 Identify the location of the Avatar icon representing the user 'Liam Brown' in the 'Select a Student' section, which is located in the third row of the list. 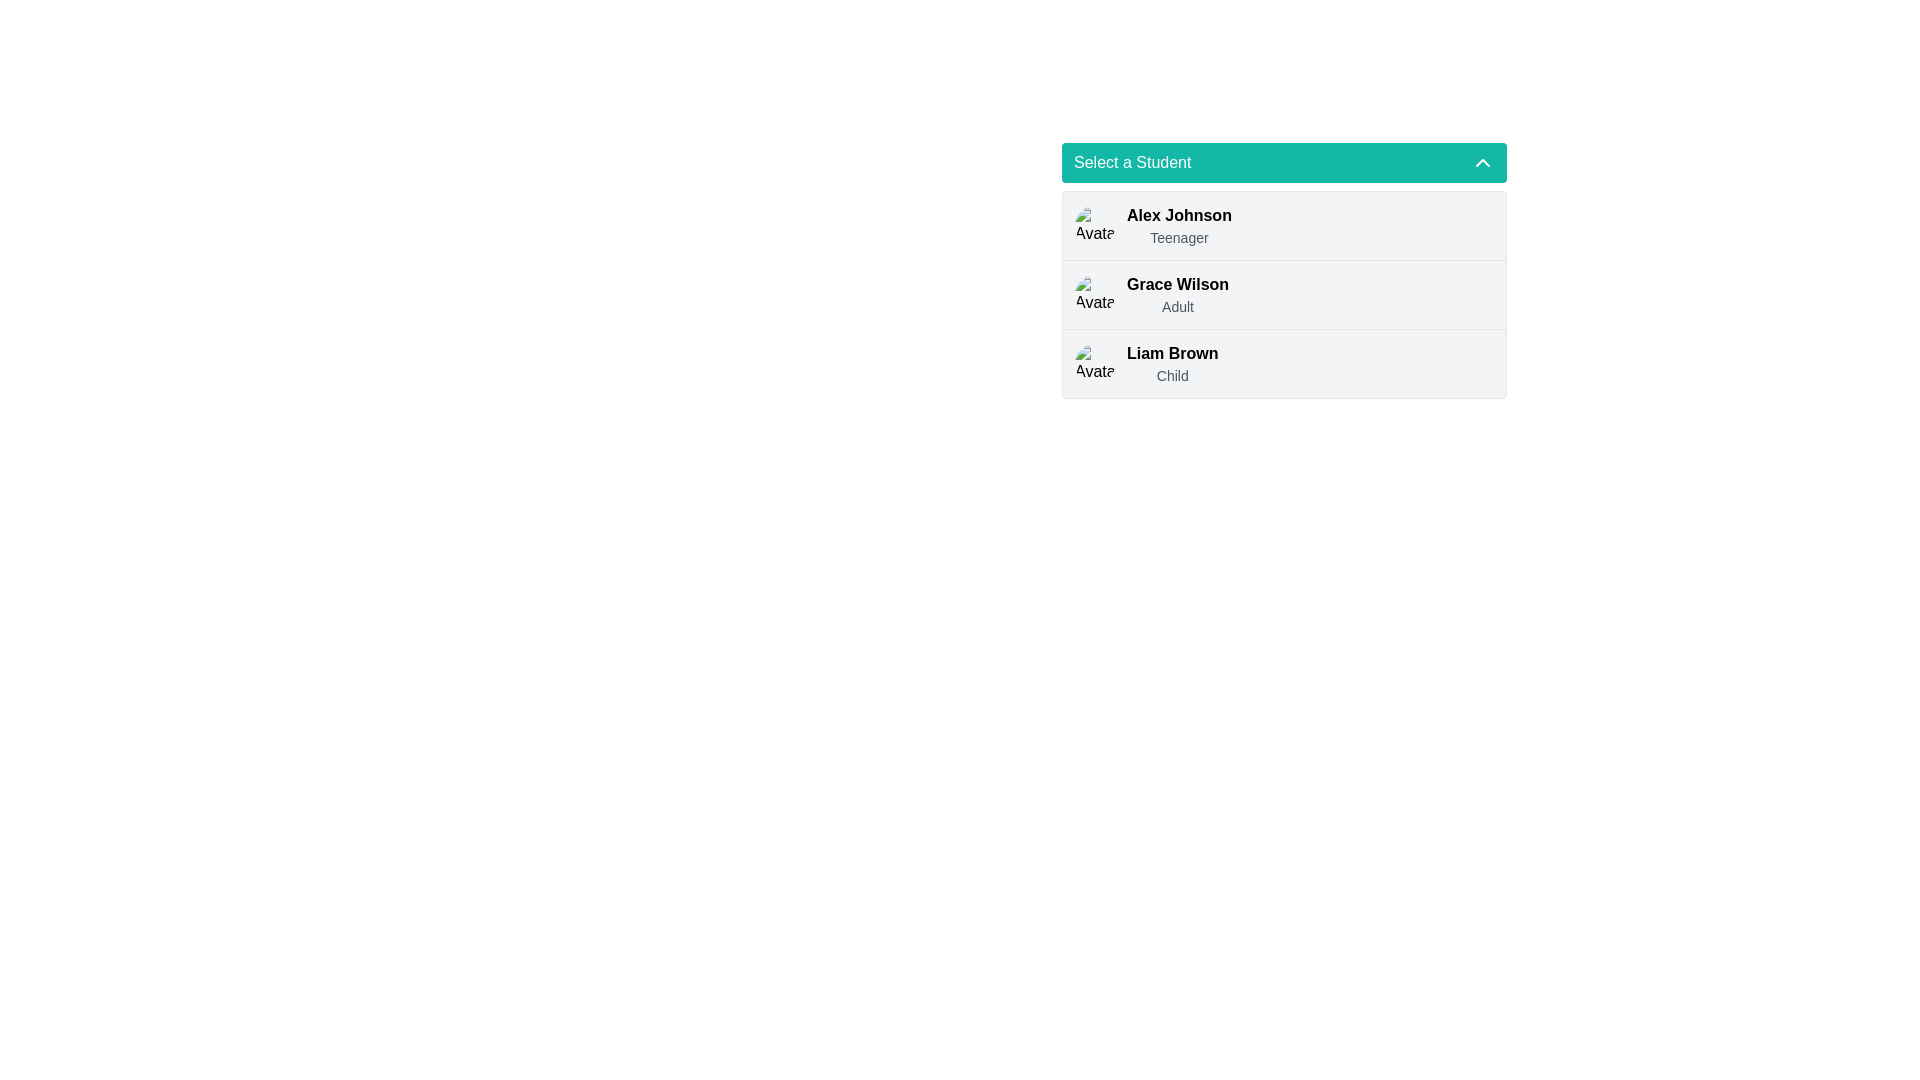
(1093, 363).